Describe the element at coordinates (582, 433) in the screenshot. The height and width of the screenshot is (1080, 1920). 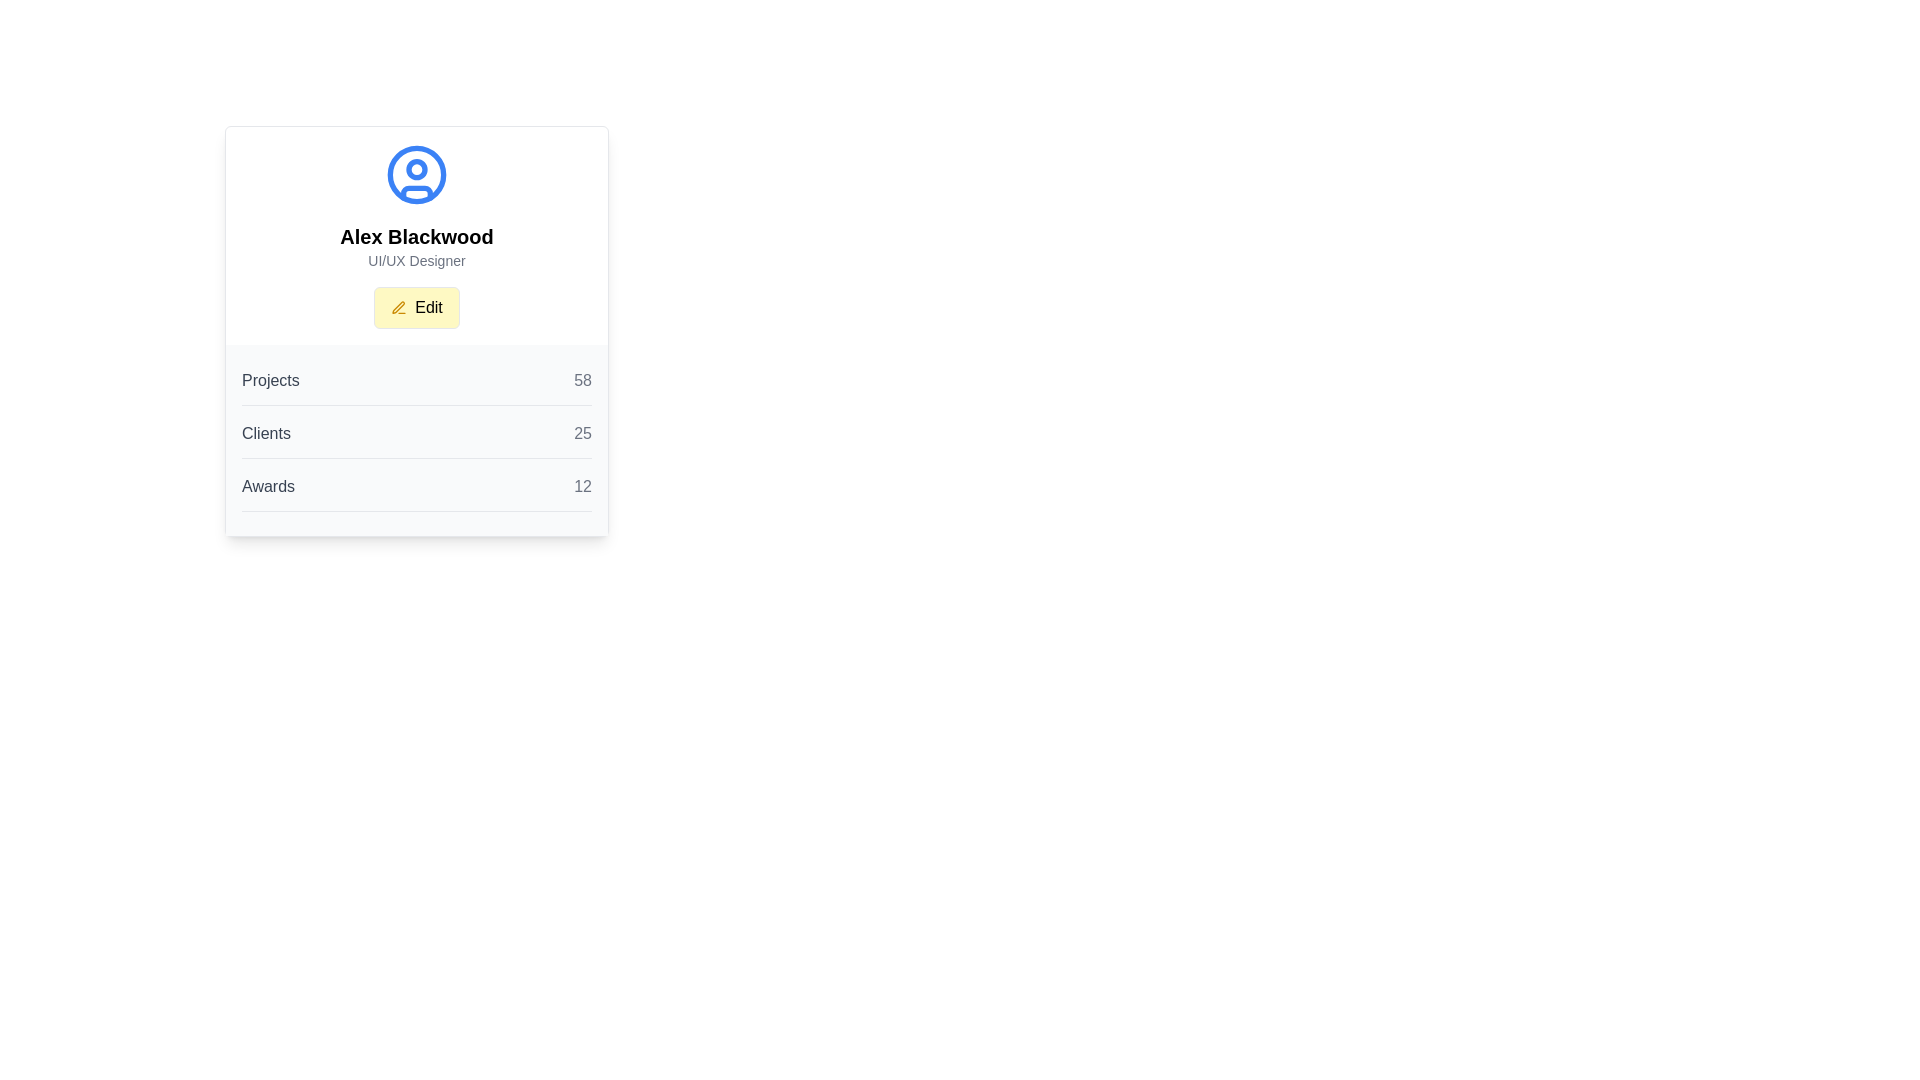
I see `the gray text label displaying the number '25', which is aligned to the right of the 'Clients' label` at that location.